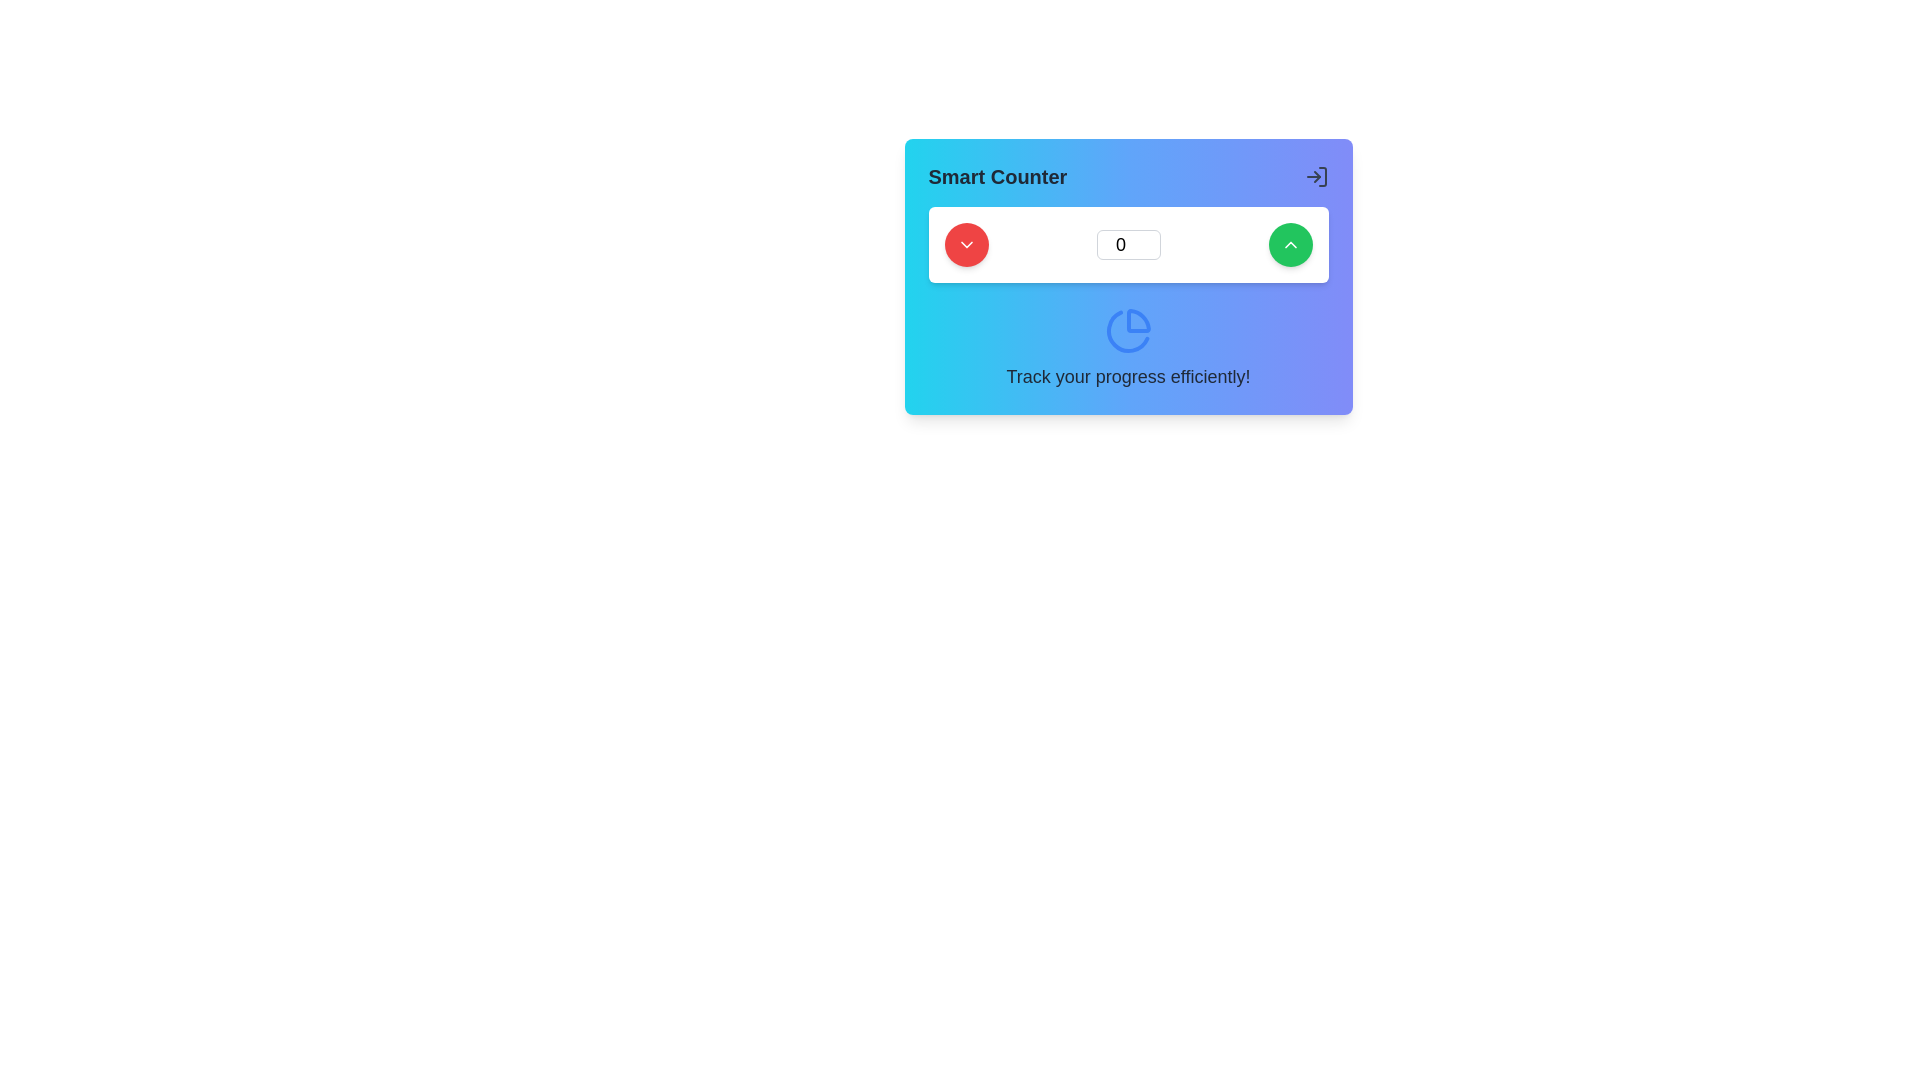 This screenshot has width=1920, height=1080. What do you see at coordinates (1128, 377) in the screenshot?
I see `the motivational text label positioned at the bottom of the card beneath the pie chart icon` at bounding box center [1128, 377].